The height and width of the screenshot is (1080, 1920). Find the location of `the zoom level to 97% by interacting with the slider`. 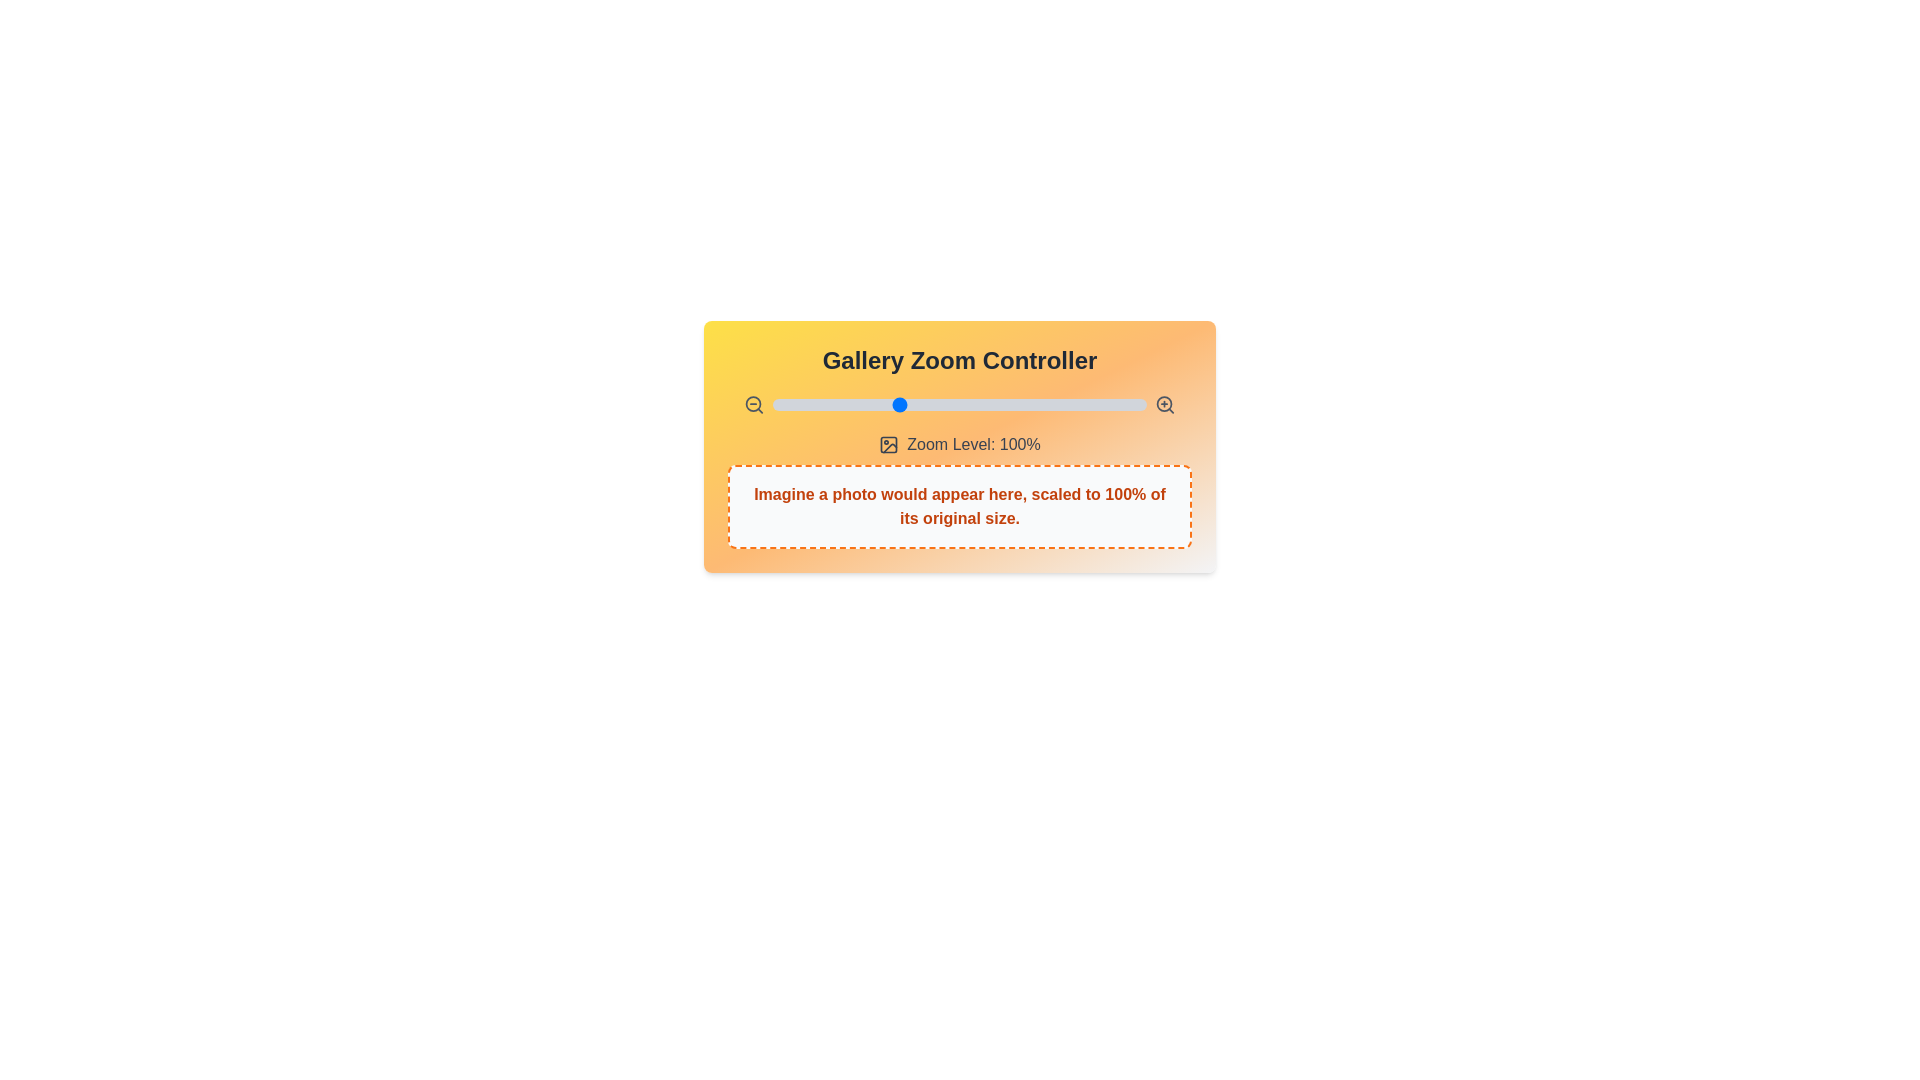

the zoom level to 97% by interacting with the slider is located at coordinates (889, 405).